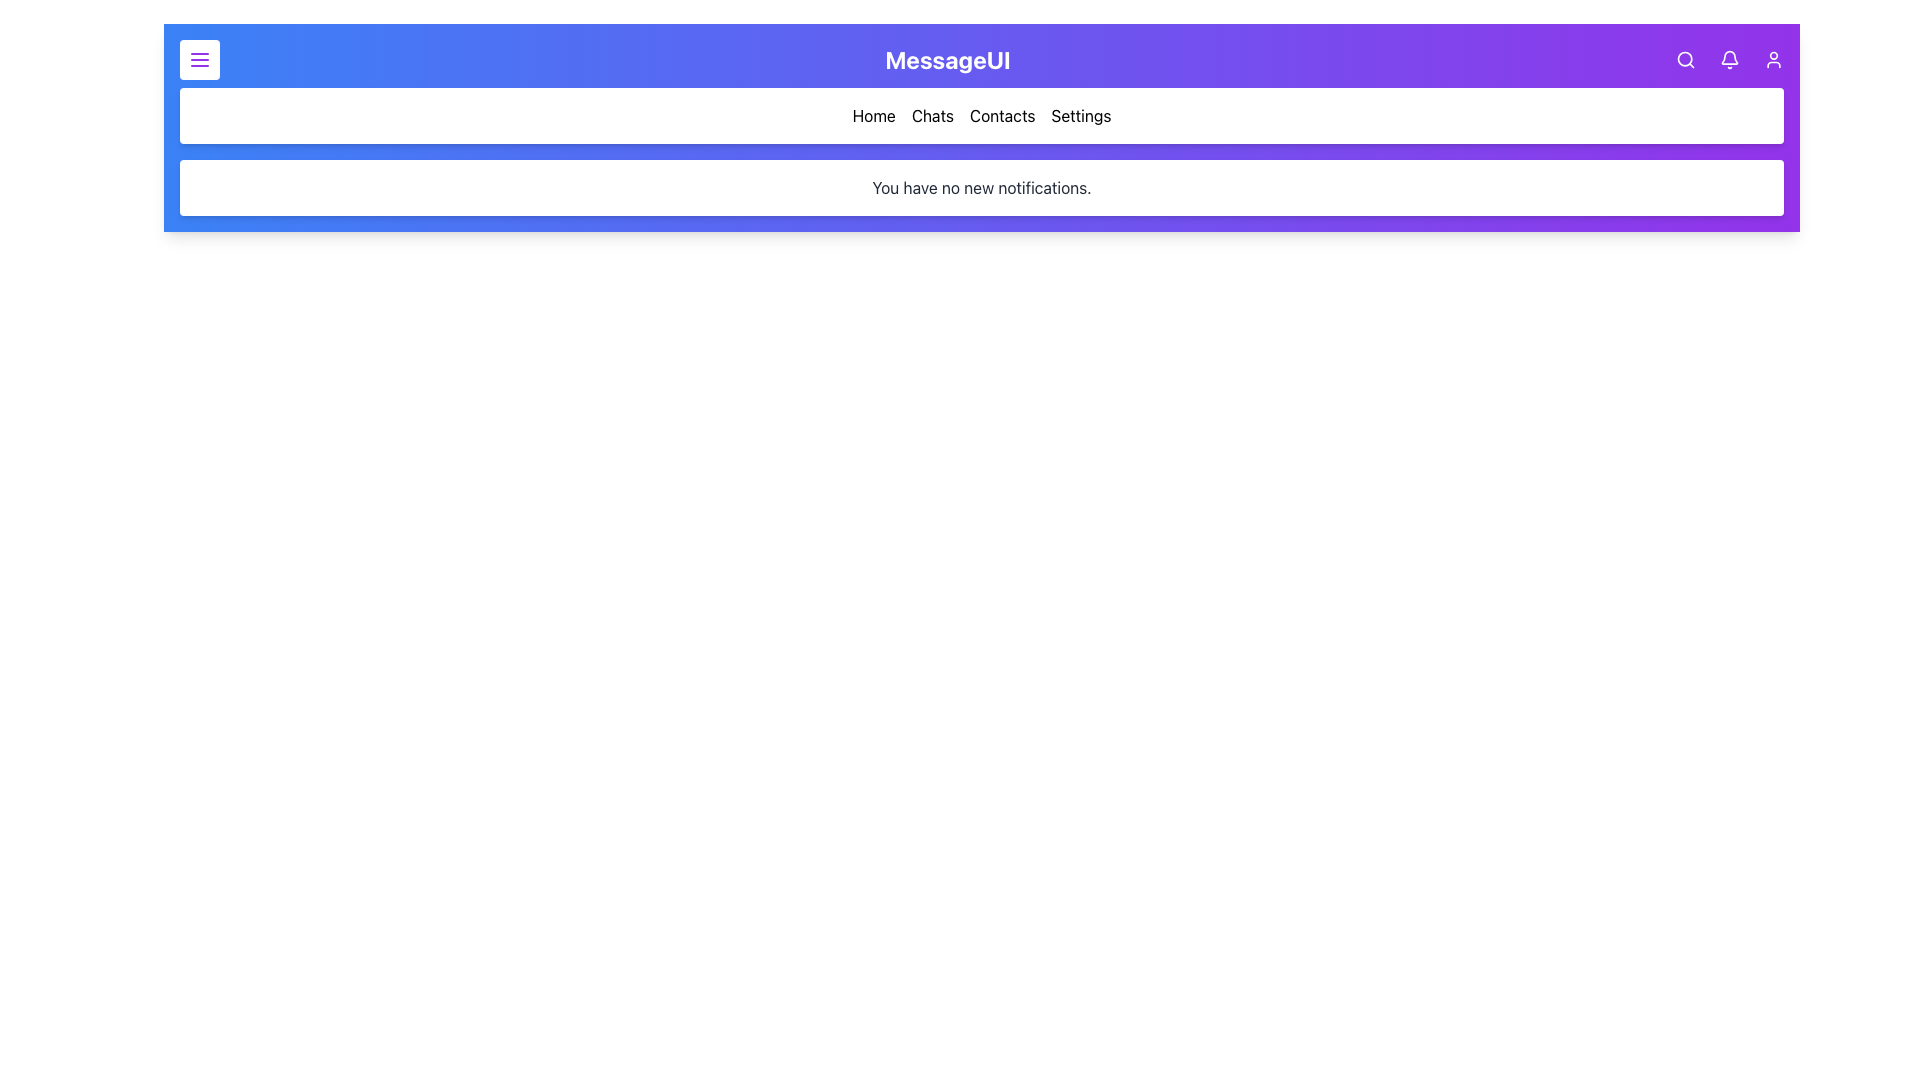 The image size is (1920, 1080). I want to click on the hamburger menu button located at the top-left corner of the application interface, so click(200, 59).